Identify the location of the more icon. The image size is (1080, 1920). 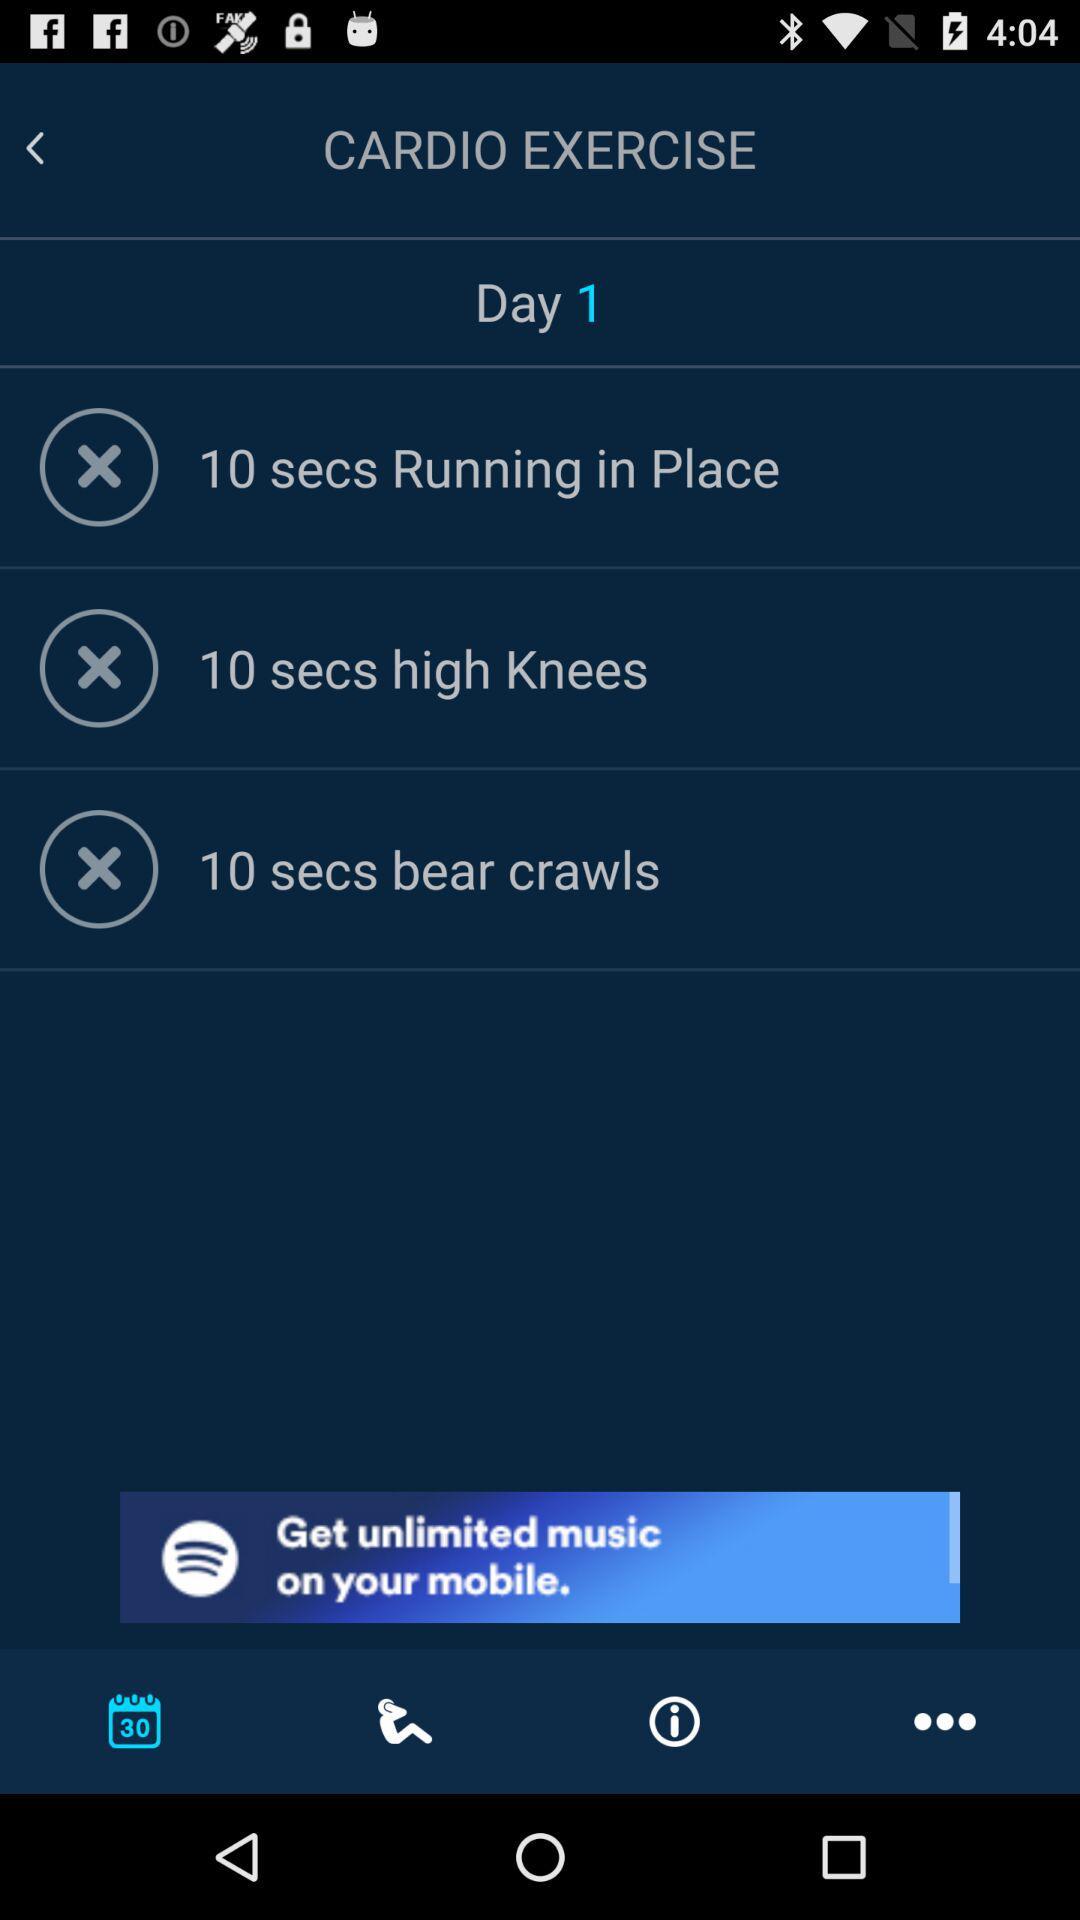
(945, 1720).